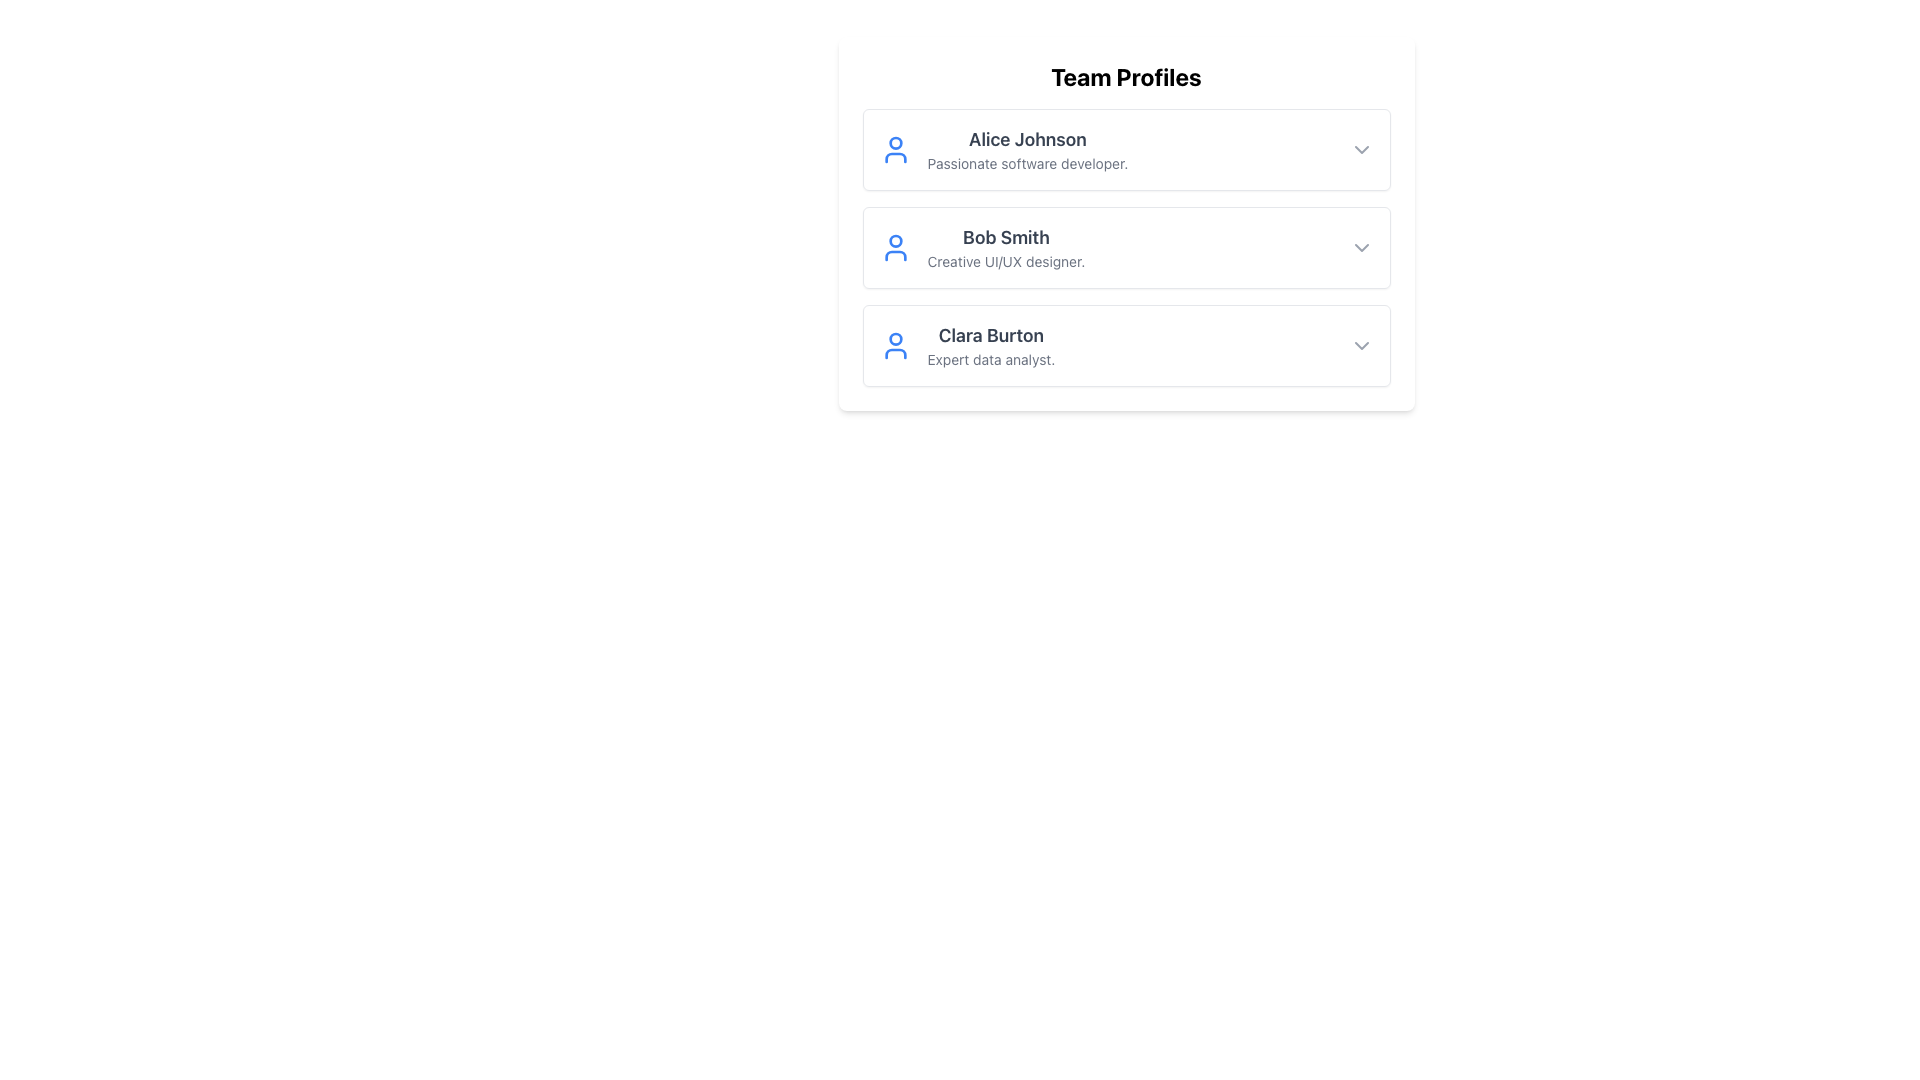 The width and height of the screenshot is (1920, 1080). Describe the element at coordinates (1360, 345) in the screenshot. I see `the chevron-down icon button located at the far-right end of Clara Burton's profile details row` at that location.